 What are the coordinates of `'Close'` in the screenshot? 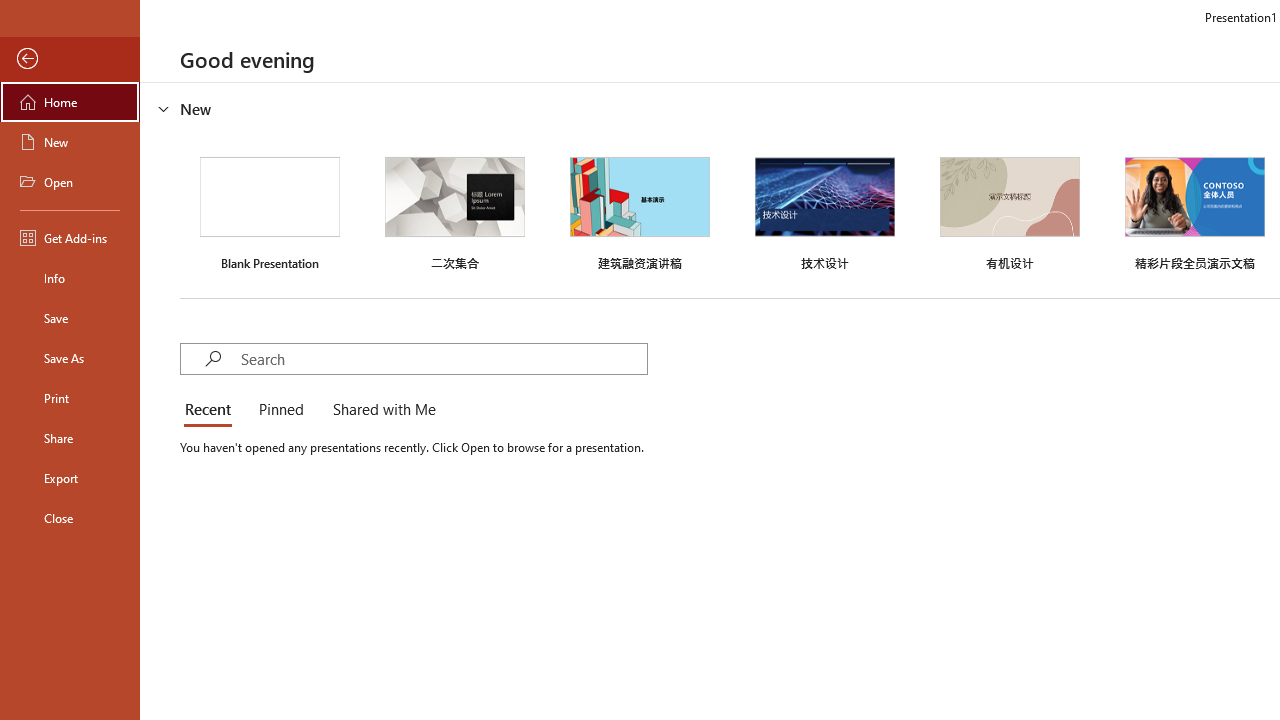 It's located at (69, 517).